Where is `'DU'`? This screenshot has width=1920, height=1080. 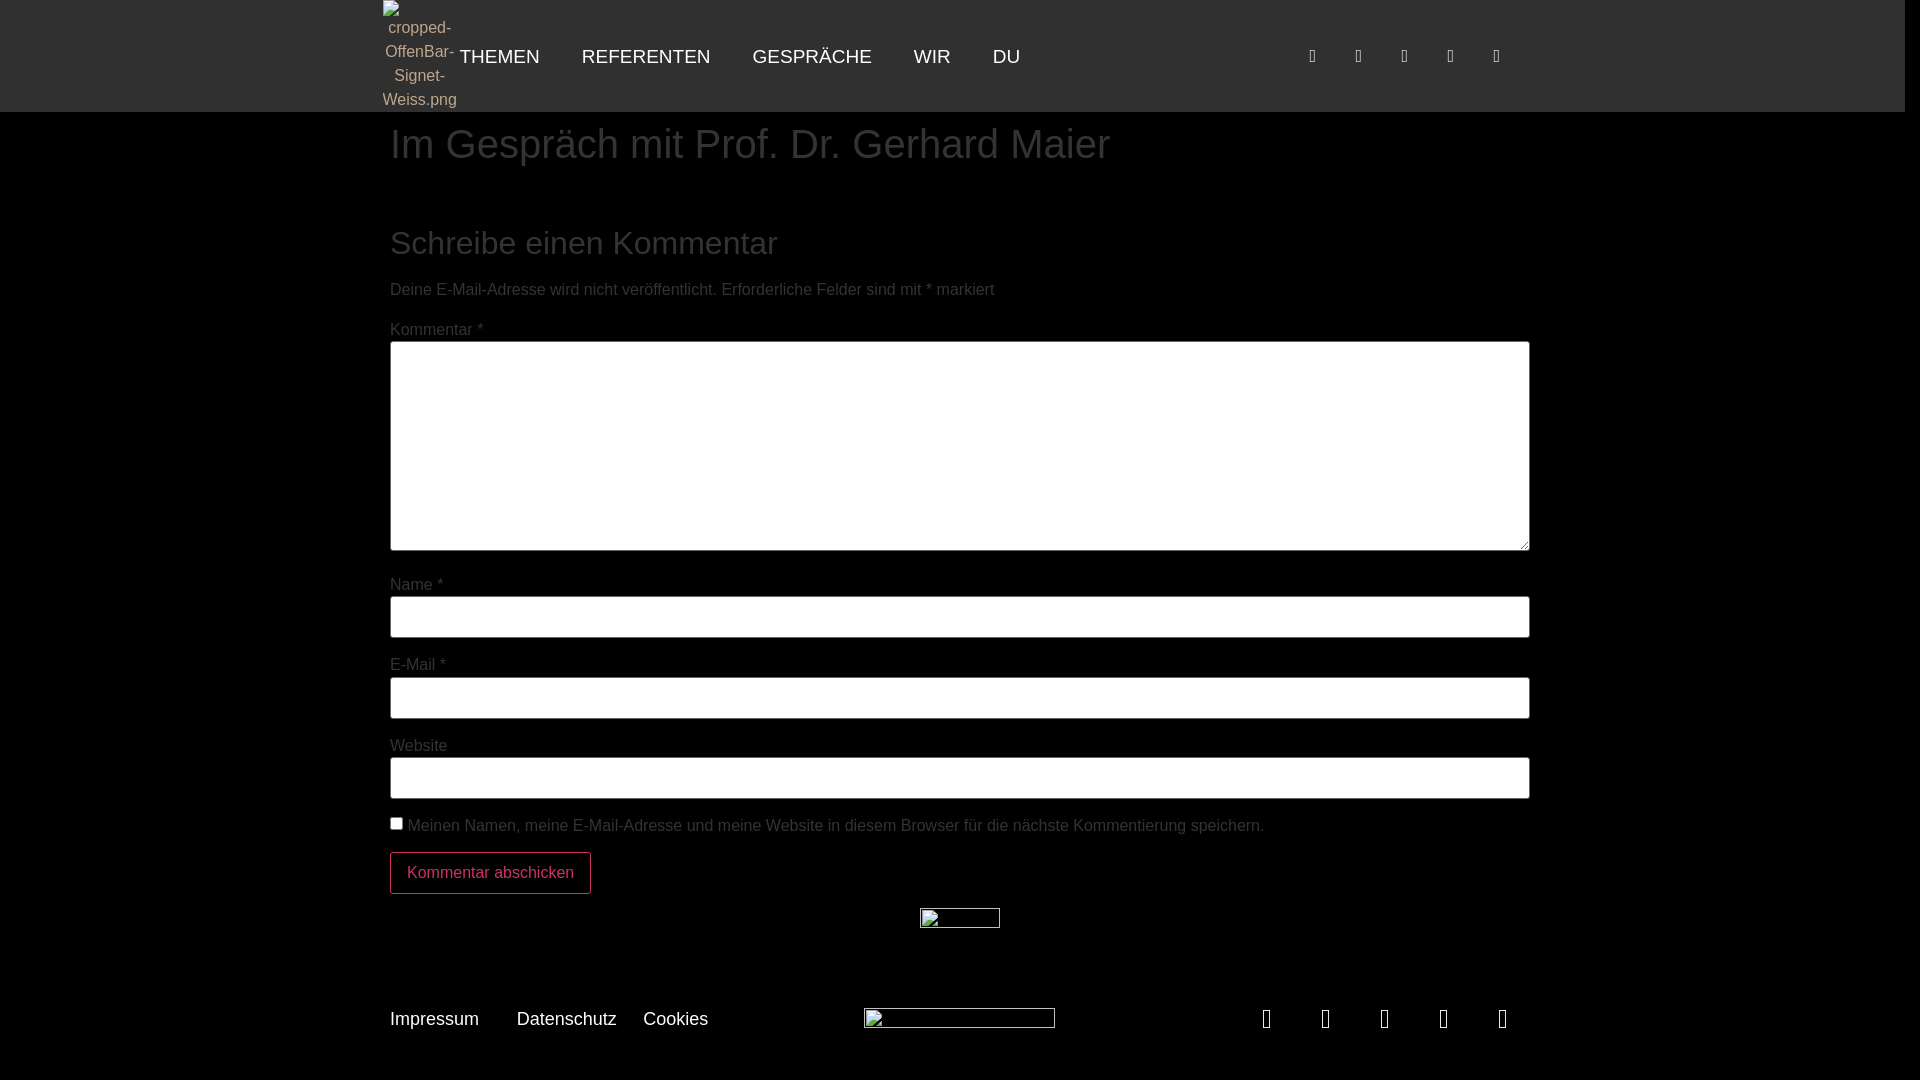
'DU' is located at coordinates (1006, 55).